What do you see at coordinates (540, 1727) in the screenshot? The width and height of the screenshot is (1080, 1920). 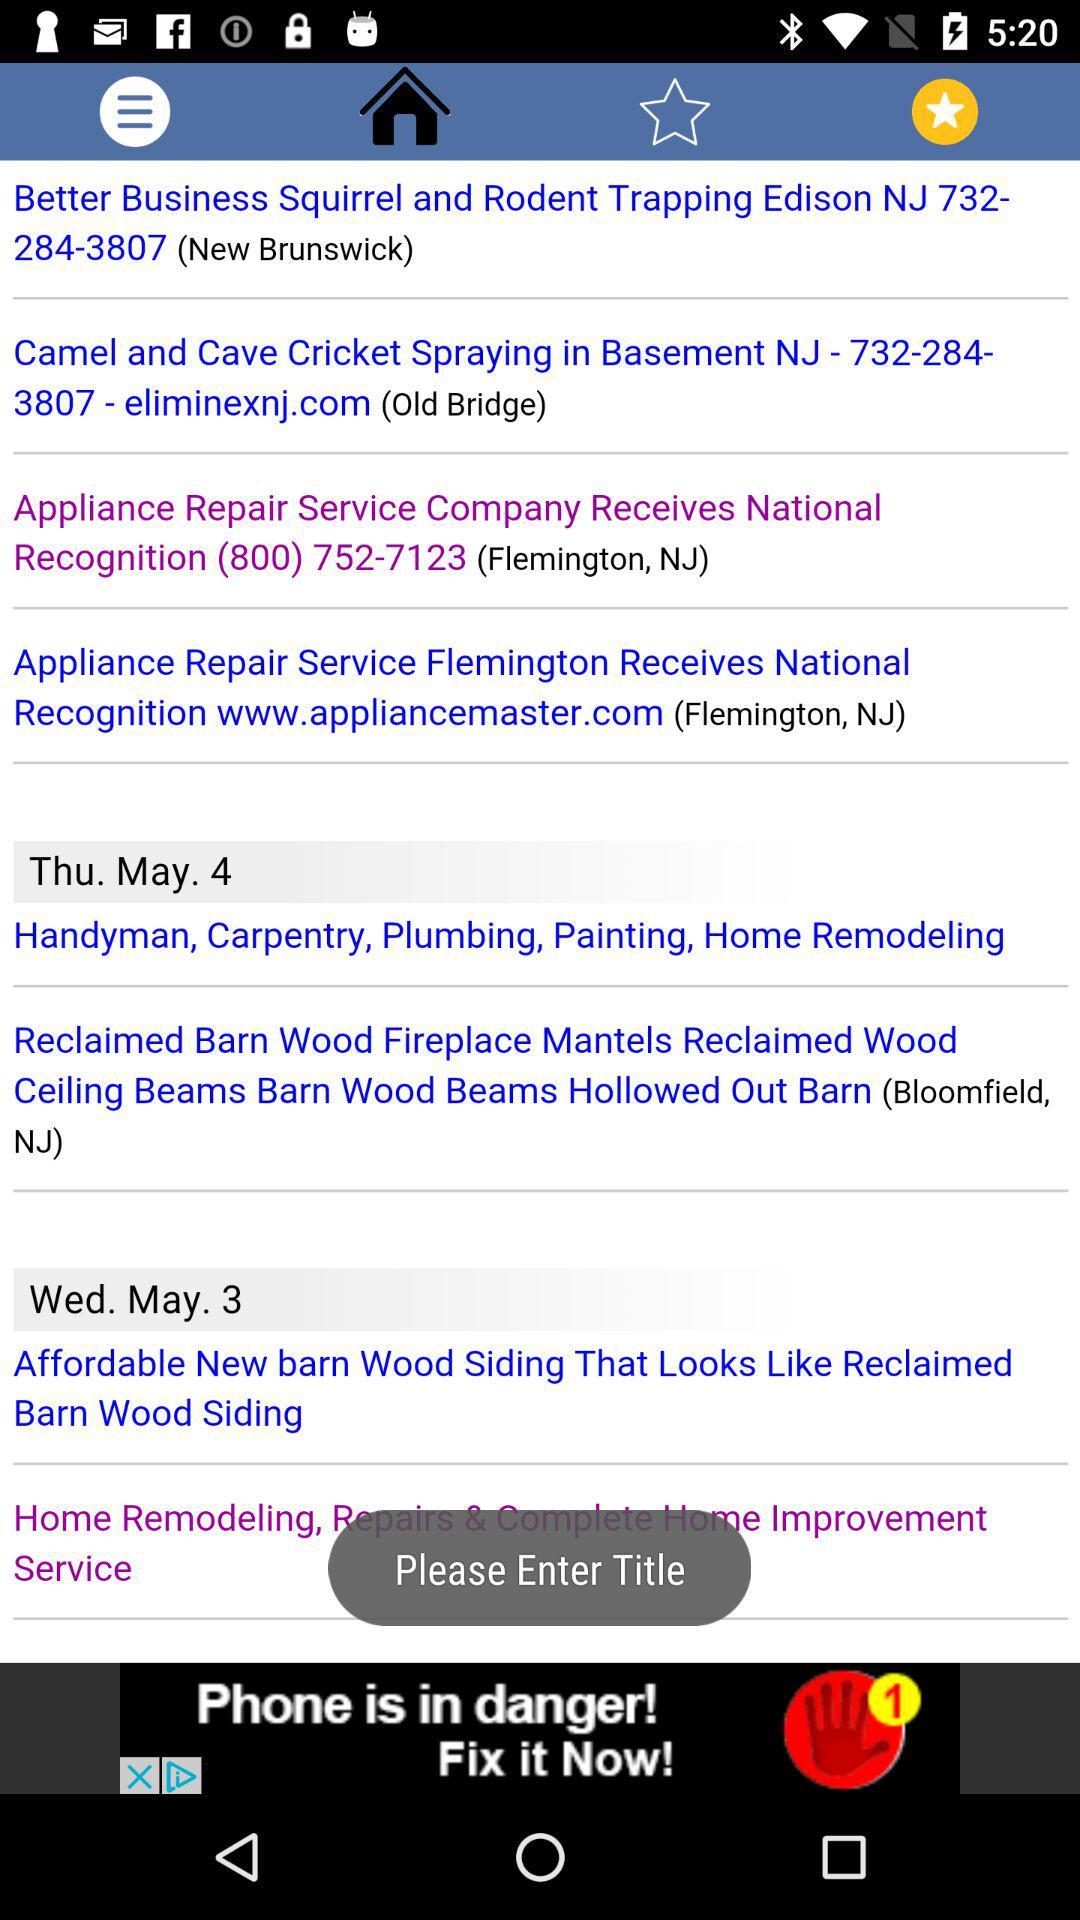 I see `advertisement` at bounding box center [540, 1727].